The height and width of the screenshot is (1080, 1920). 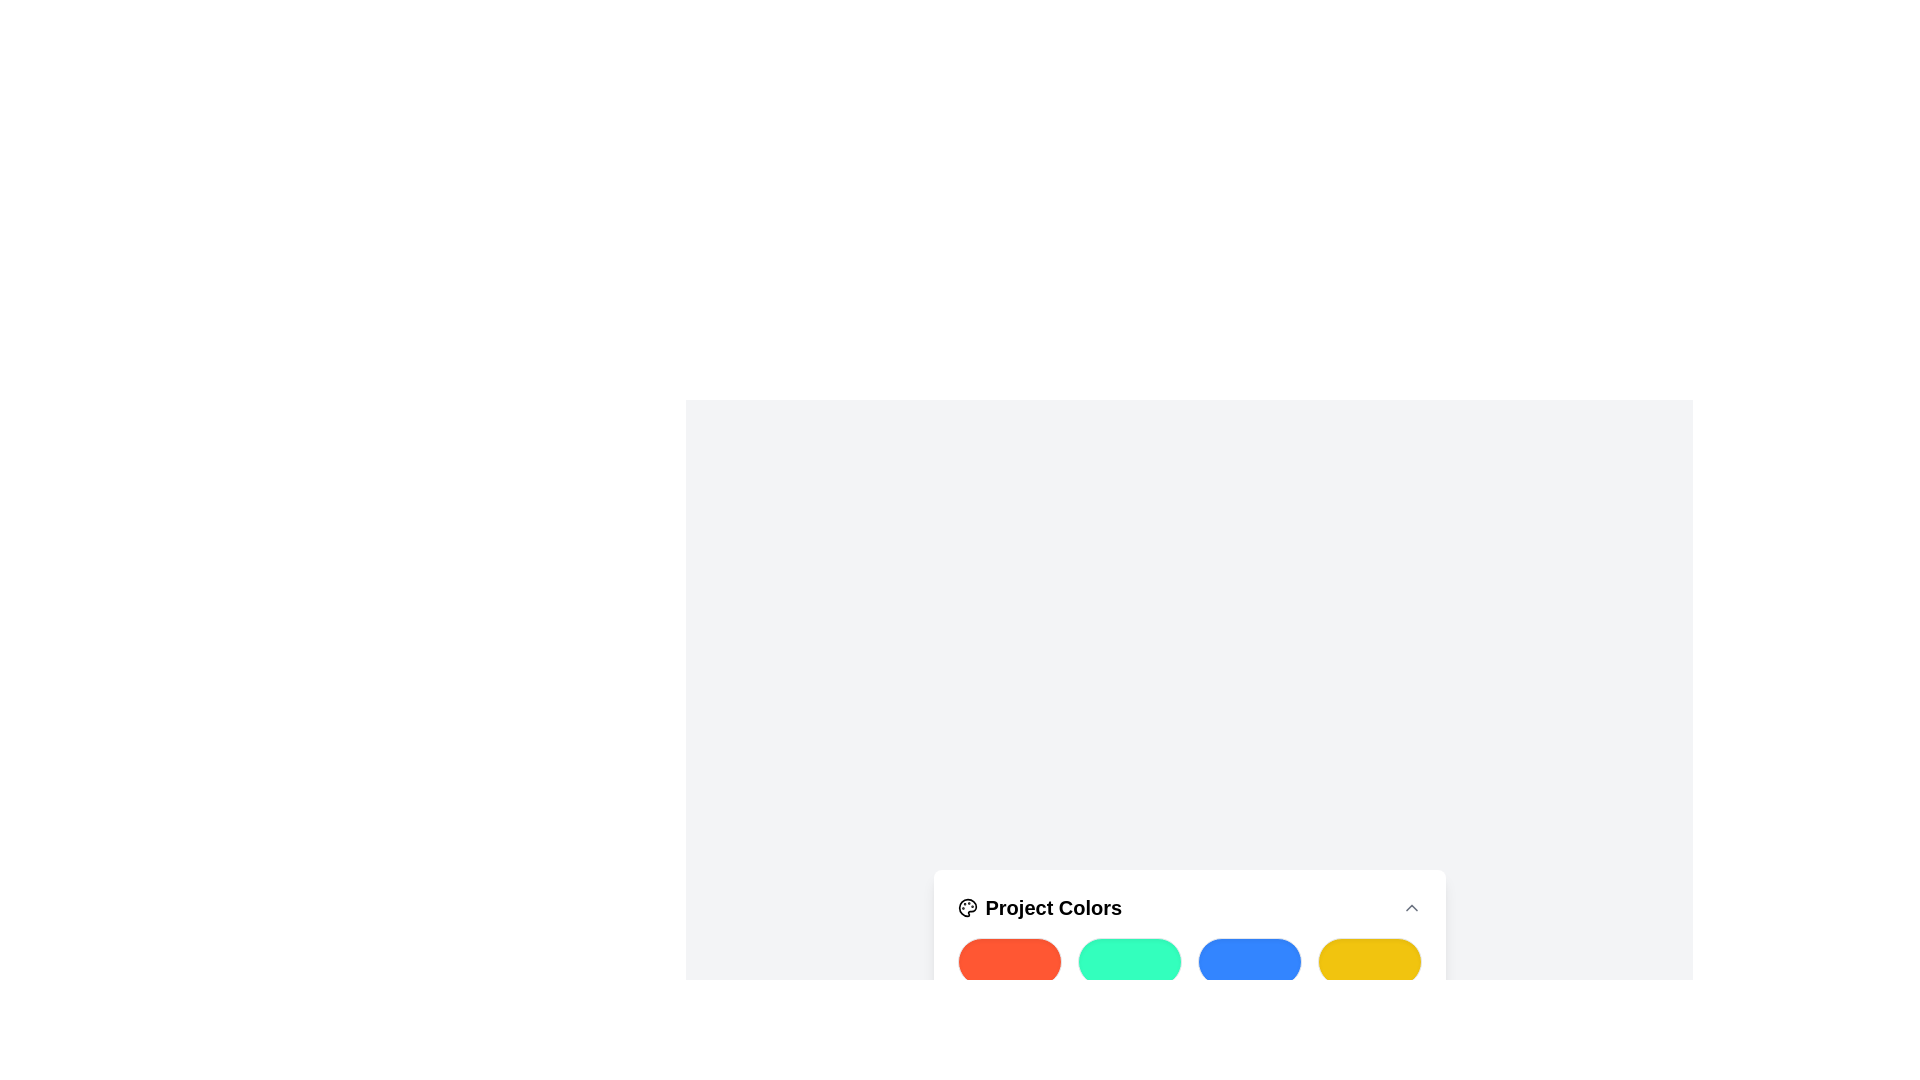 What do you see at coordinates (1189, 960) in the screenshot?
I see `one of the colored sections in the Color grid, which is located in the 'Project Colors' card at the bottom center of the interface` at bounding box center [1189, 960].